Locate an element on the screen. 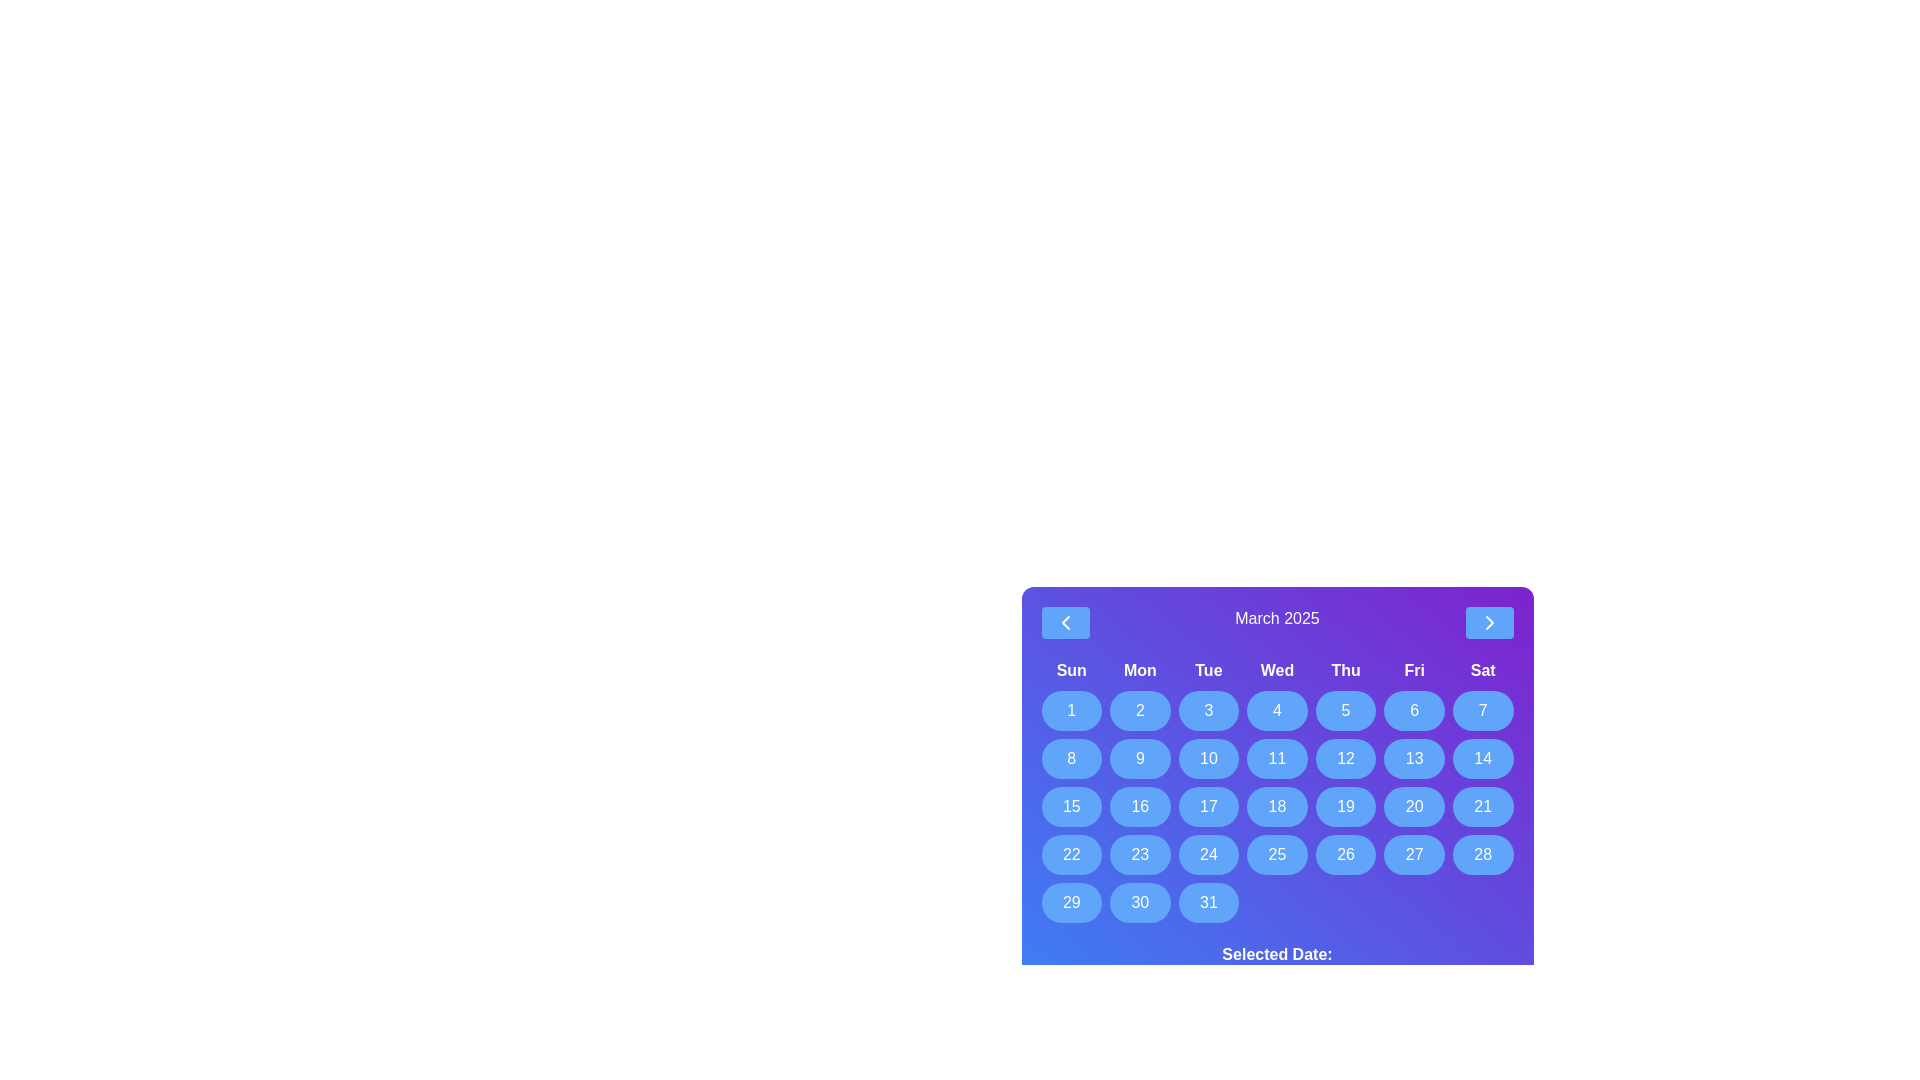 Image resolution: width=1920 pixels, height=1080 pixels. the circular button with a blue background displaying the number '22' is located at coordinates (1070, 855).